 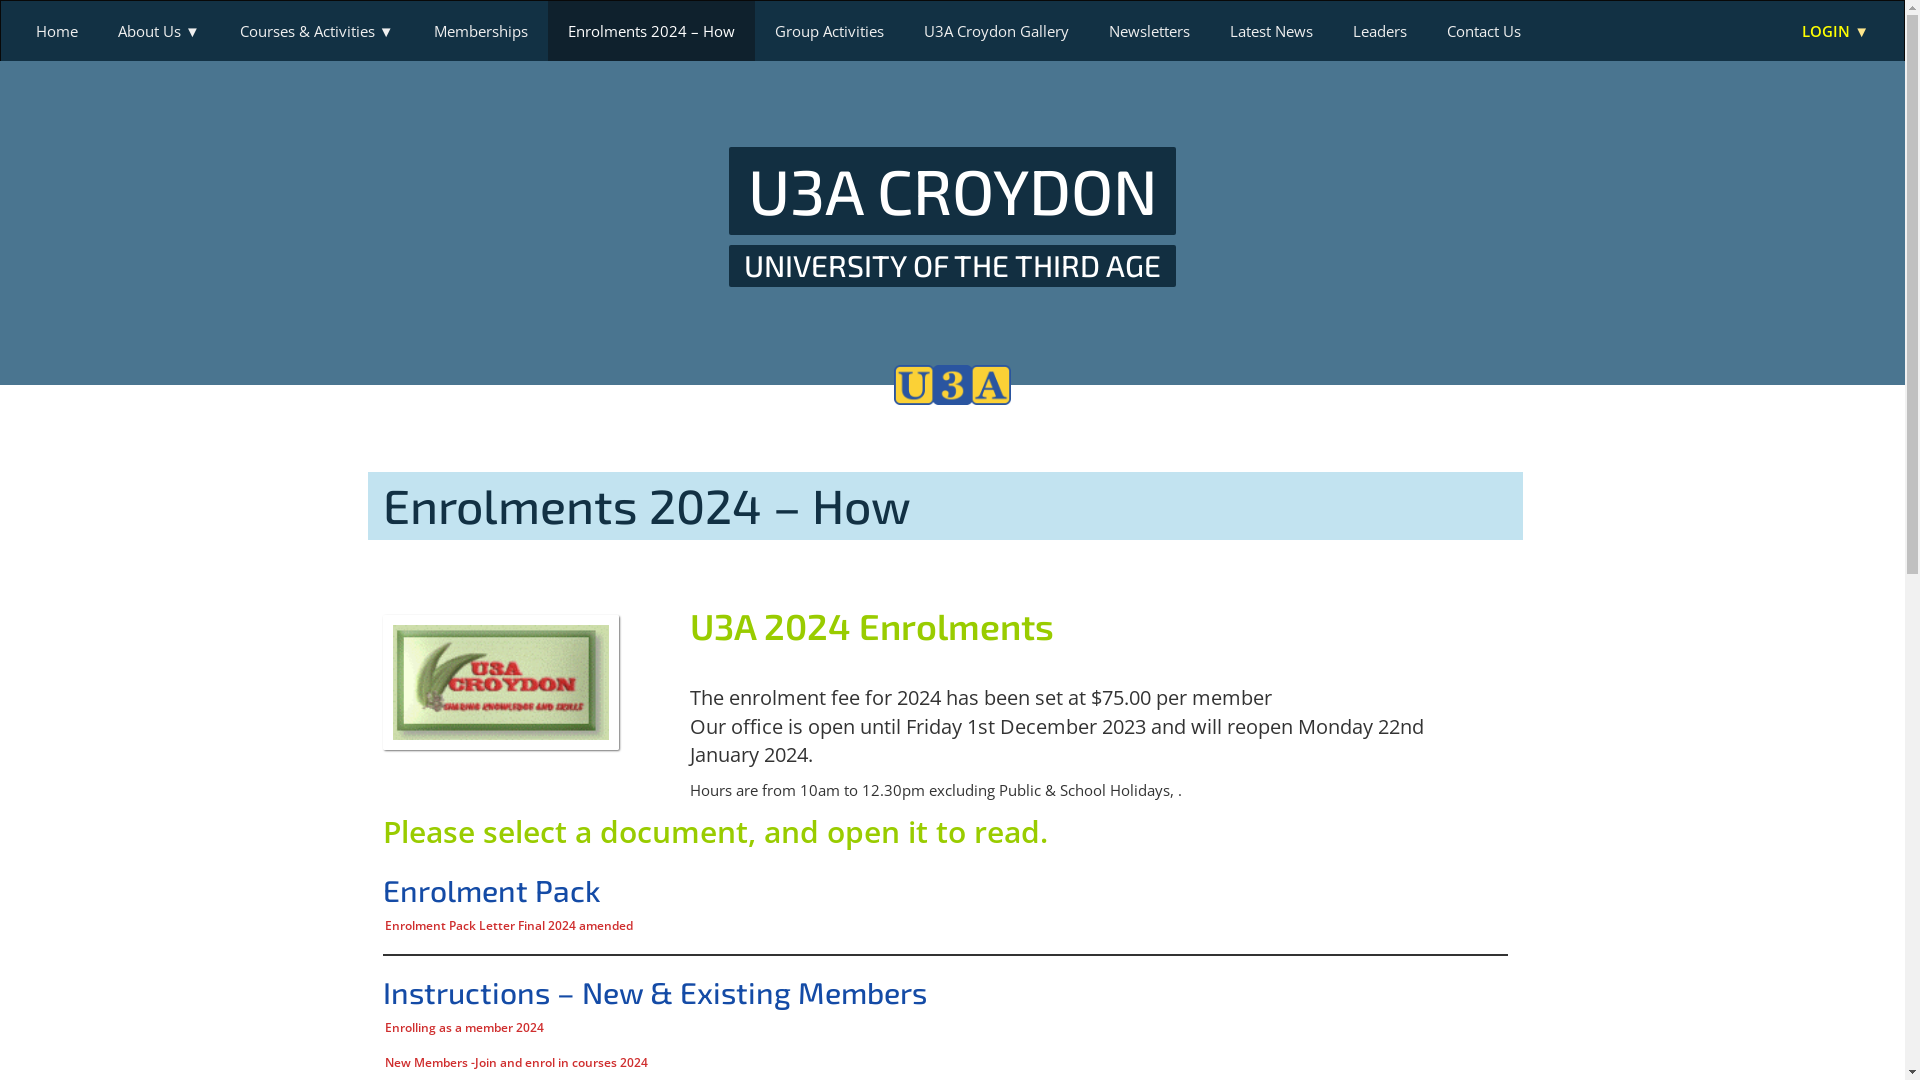 I want to click on 'Contact Us', so click(x=1483, y=30).